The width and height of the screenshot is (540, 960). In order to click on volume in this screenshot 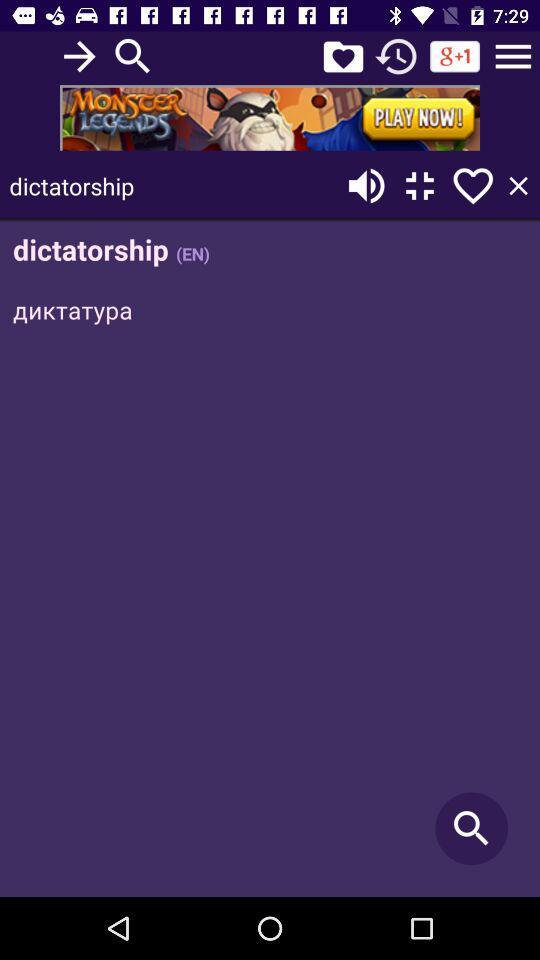, I will do `click(365, 185)`.